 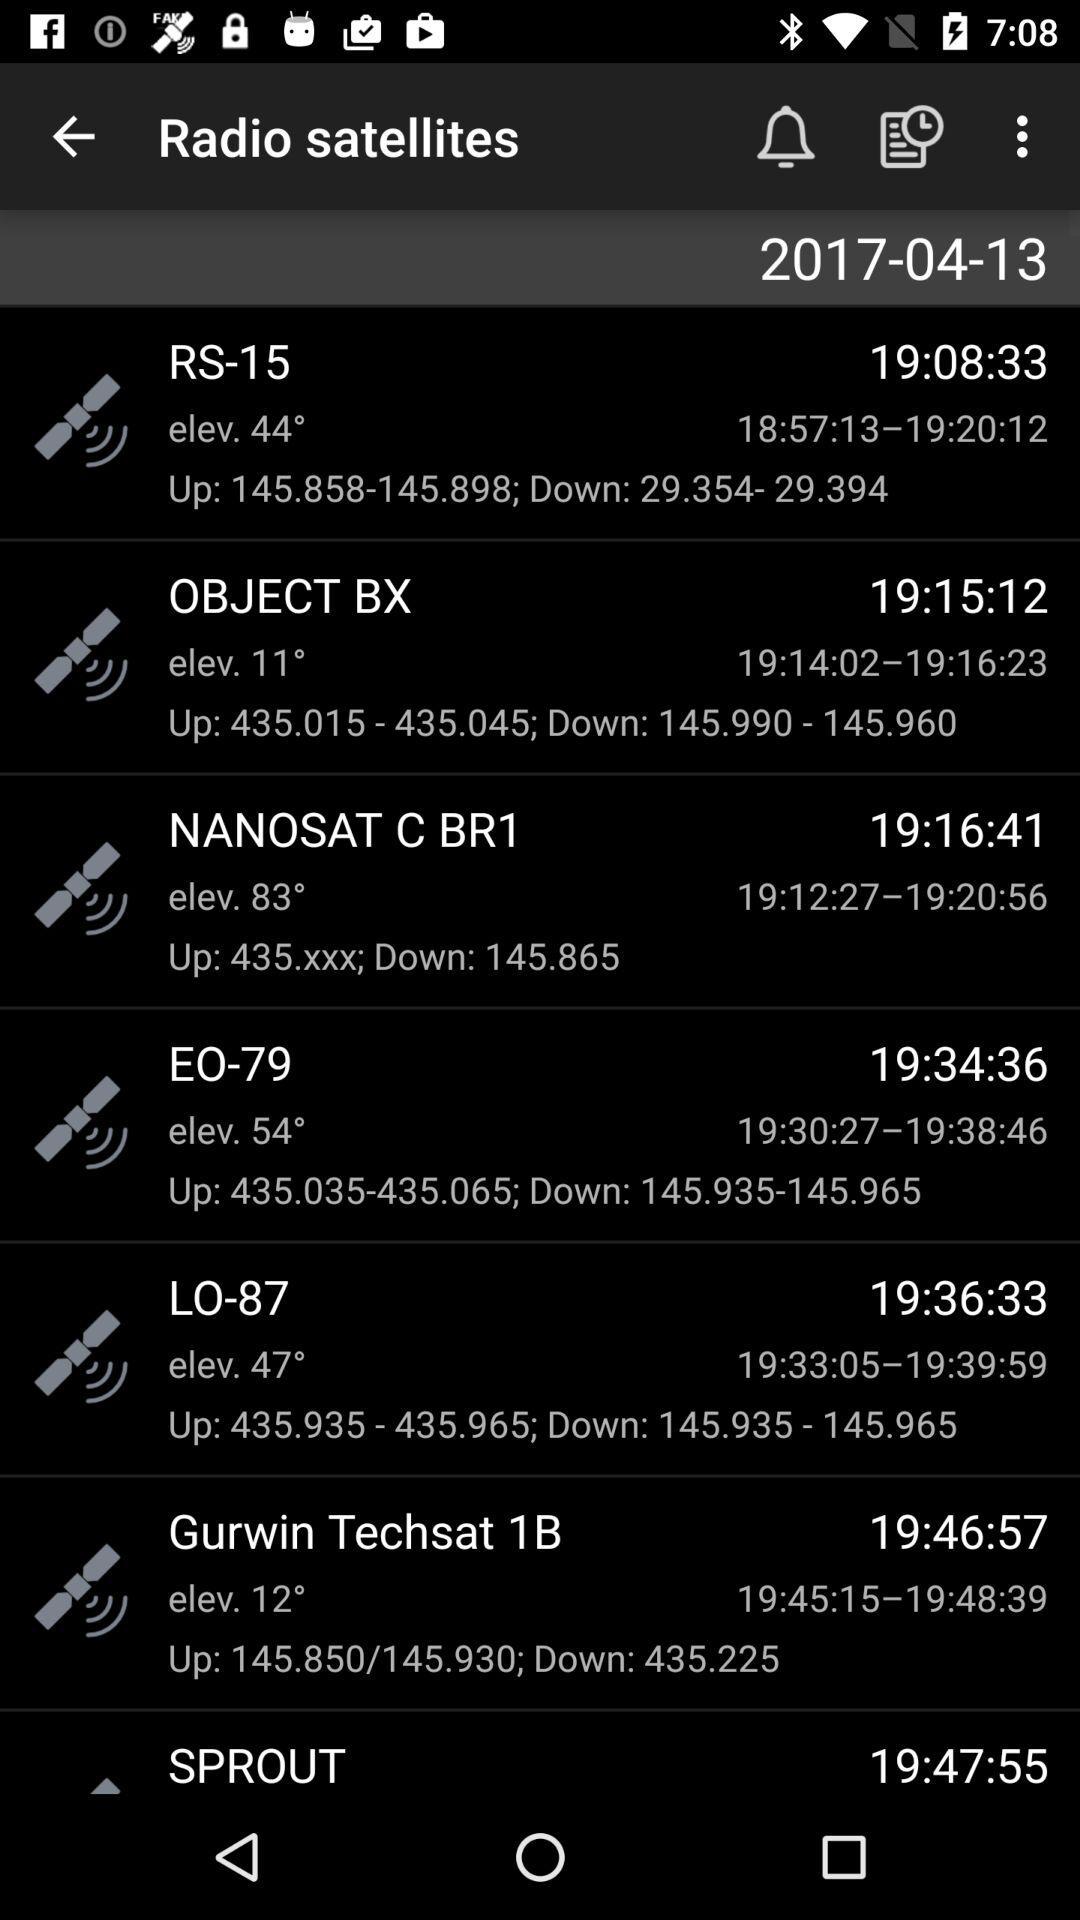 What do you see at coordinates (517, 1529) in the screenshot?
I see `the gurwin techsat 1b` at bounding box center [517, 1529].